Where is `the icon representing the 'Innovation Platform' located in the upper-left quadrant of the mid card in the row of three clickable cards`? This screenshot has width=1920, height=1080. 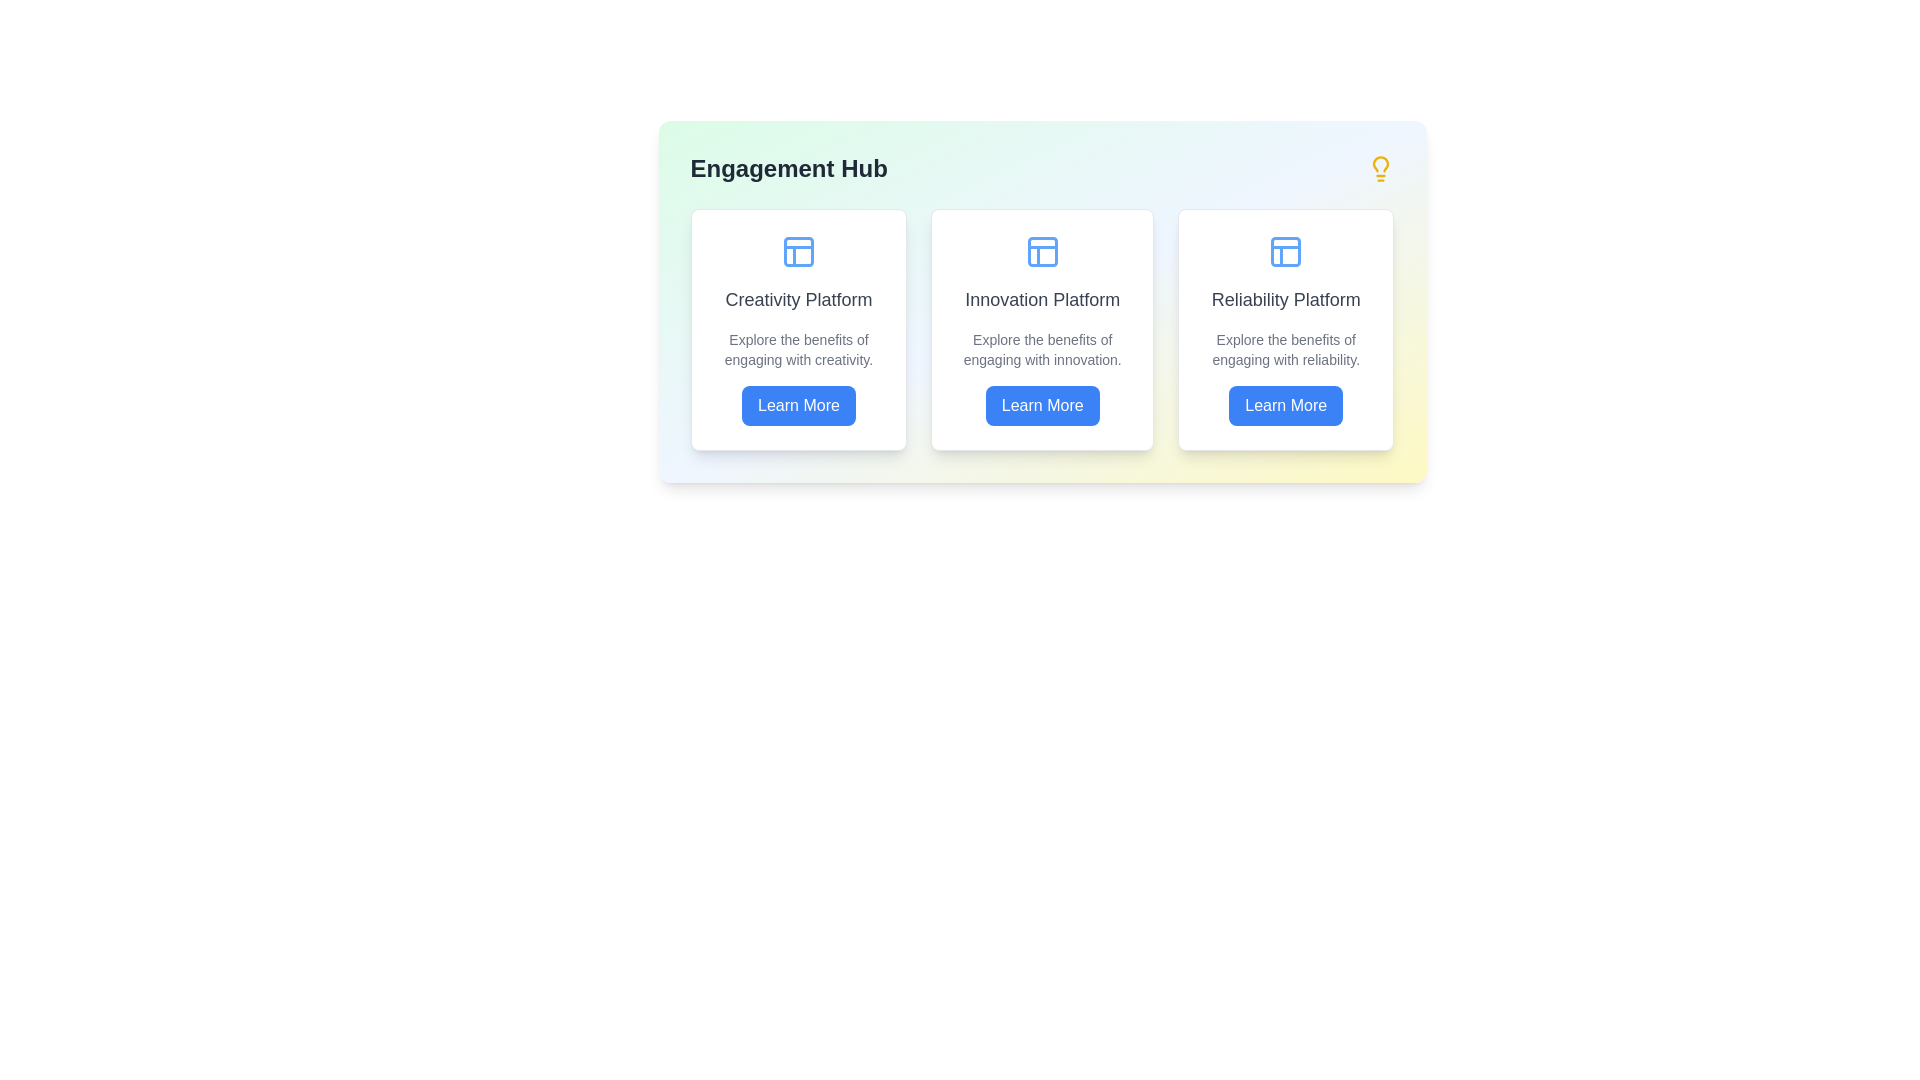 the icon representing the 'Innovation Platform' located in the upper-left quadrant of the mid card in the row of three clickable cards is located at coordinates (1041, 250).